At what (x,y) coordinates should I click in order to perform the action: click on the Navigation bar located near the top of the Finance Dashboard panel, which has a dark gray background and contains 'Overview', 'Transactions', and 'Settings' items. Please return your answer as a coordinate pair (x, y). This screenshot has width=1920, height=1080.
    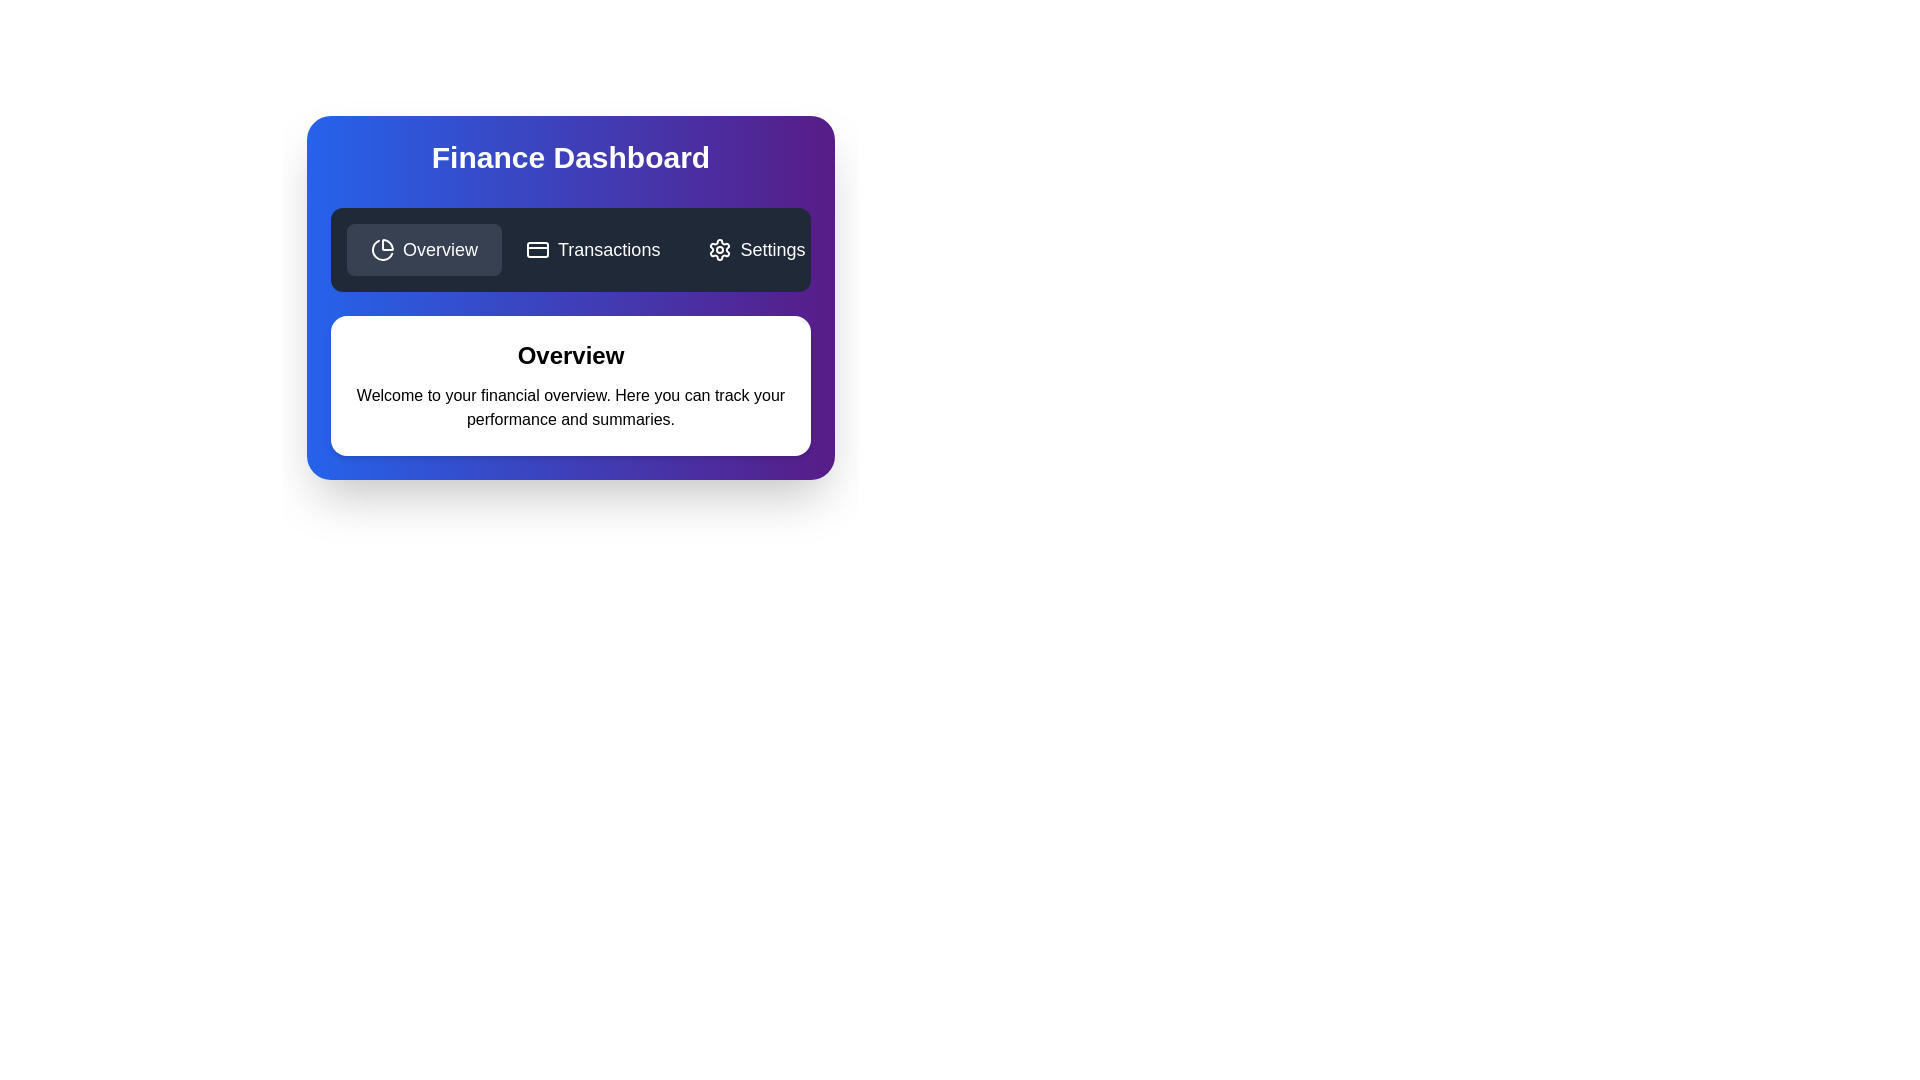
    Looking at the image, I should click on (570, 249).